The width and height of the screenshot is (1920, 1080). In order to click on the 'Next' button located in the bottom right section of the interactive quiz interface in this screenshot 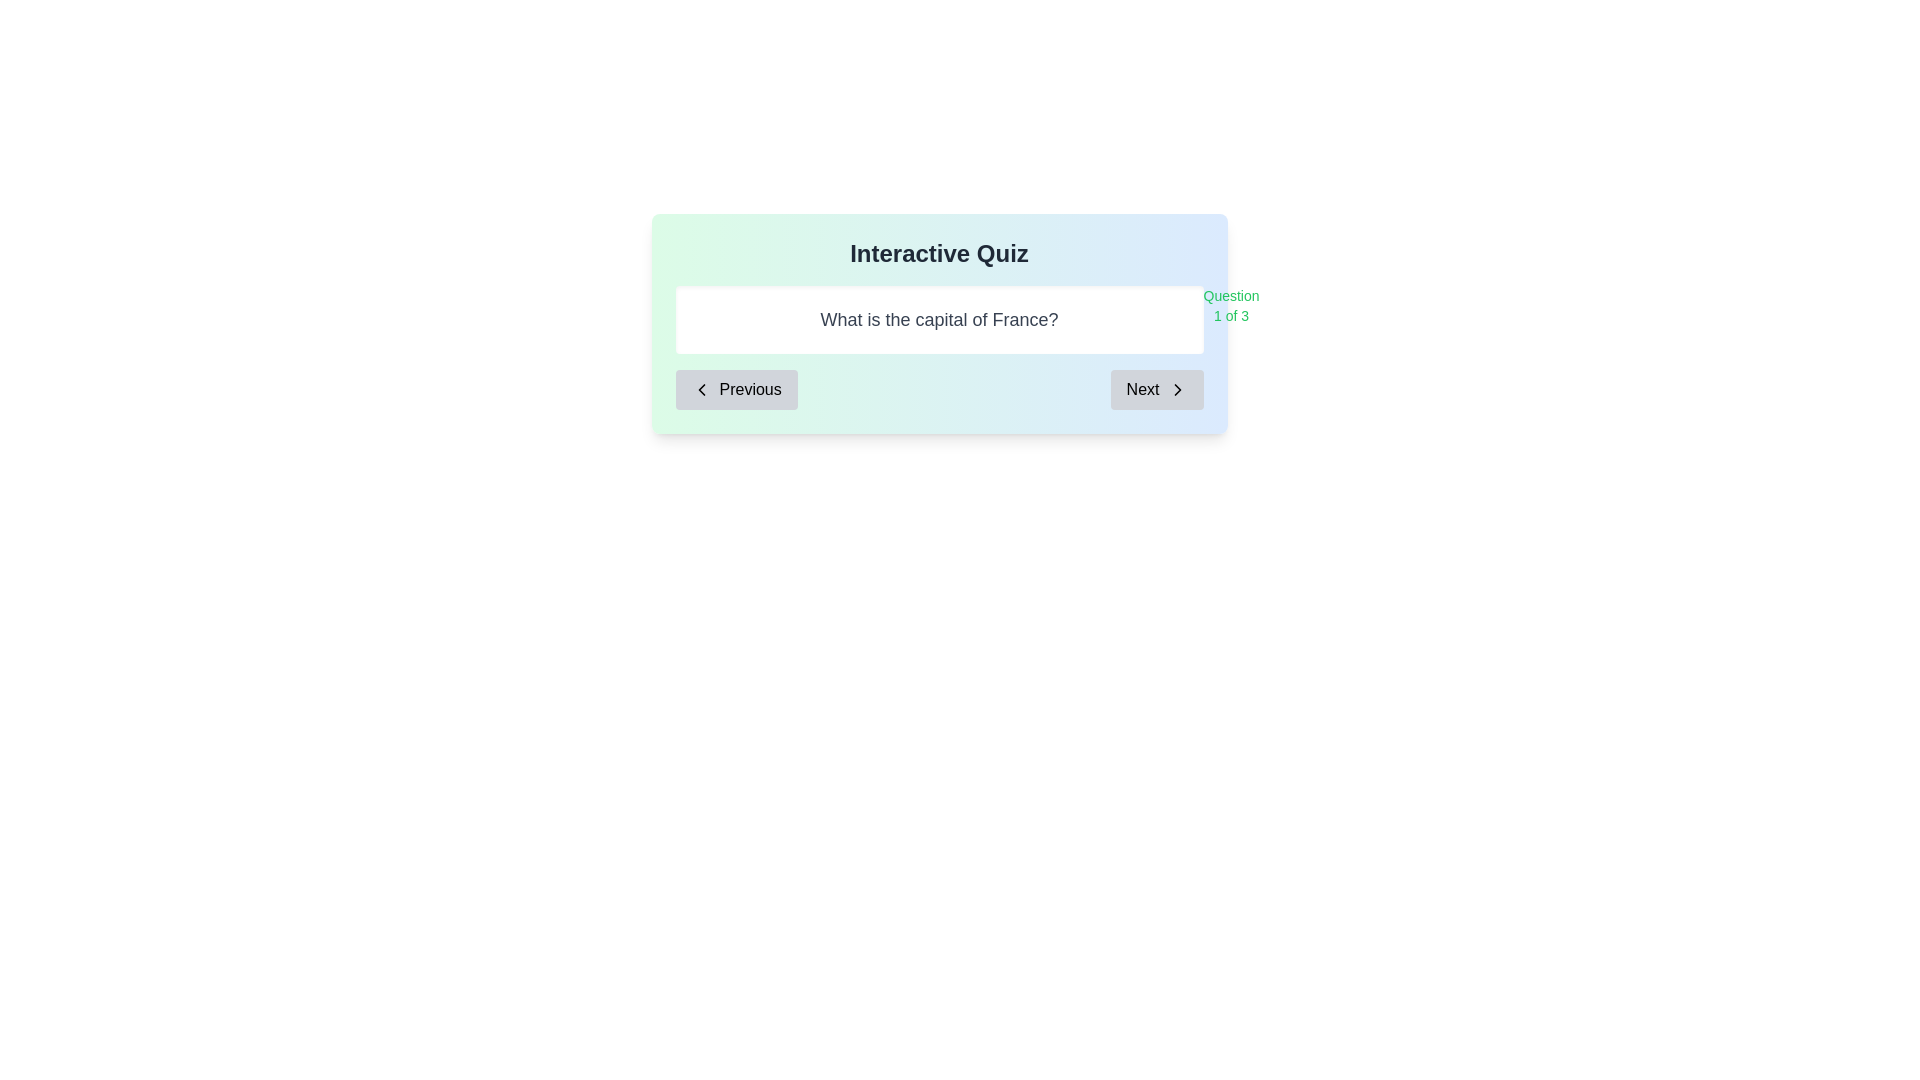, I will do `click(1156, 389)`.